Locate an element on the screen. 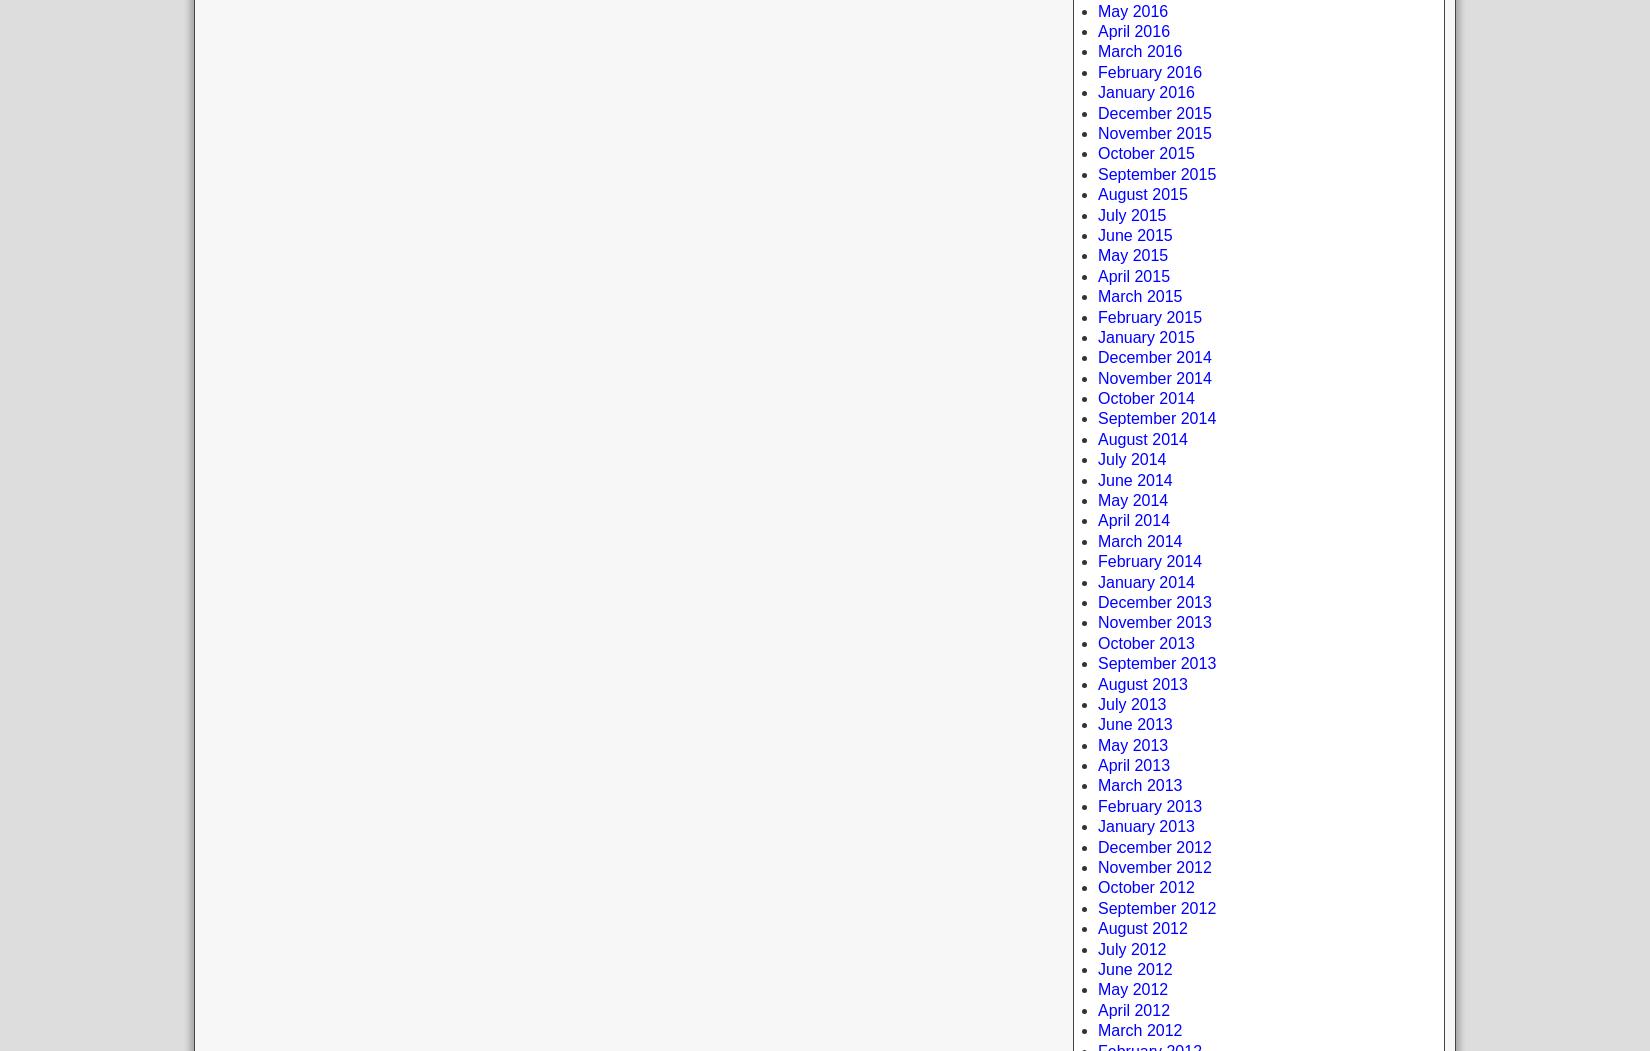 Image resolution: width=1650 pixels, height=1051 pixels. 'November 2014' is located at coordinates (1154, 376).